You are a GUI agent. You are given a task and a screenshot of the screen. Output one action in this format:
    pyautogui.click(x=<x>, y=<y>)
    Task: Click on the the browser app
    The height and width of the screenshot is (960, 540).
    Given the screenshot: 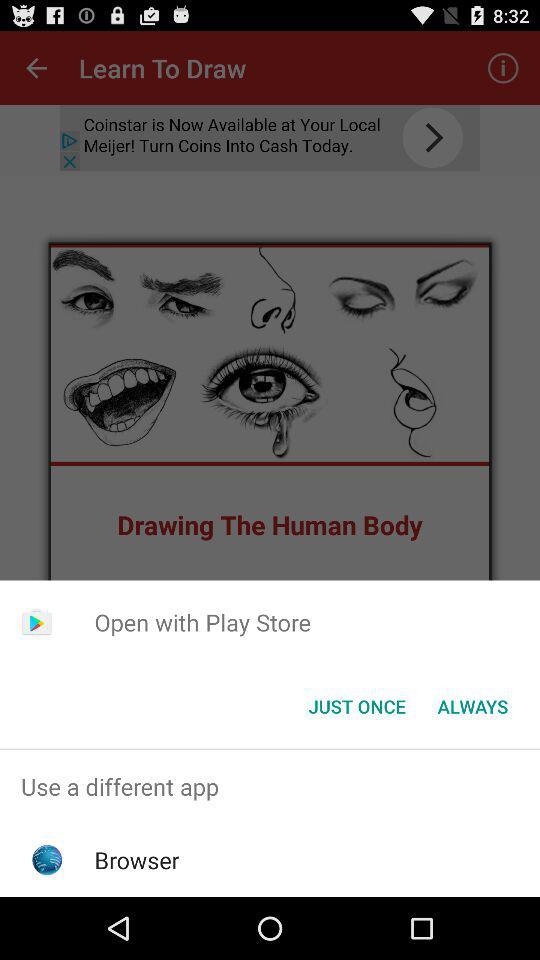 What is the action you would take?
    pyautogui.click(x=136, y=859)
    